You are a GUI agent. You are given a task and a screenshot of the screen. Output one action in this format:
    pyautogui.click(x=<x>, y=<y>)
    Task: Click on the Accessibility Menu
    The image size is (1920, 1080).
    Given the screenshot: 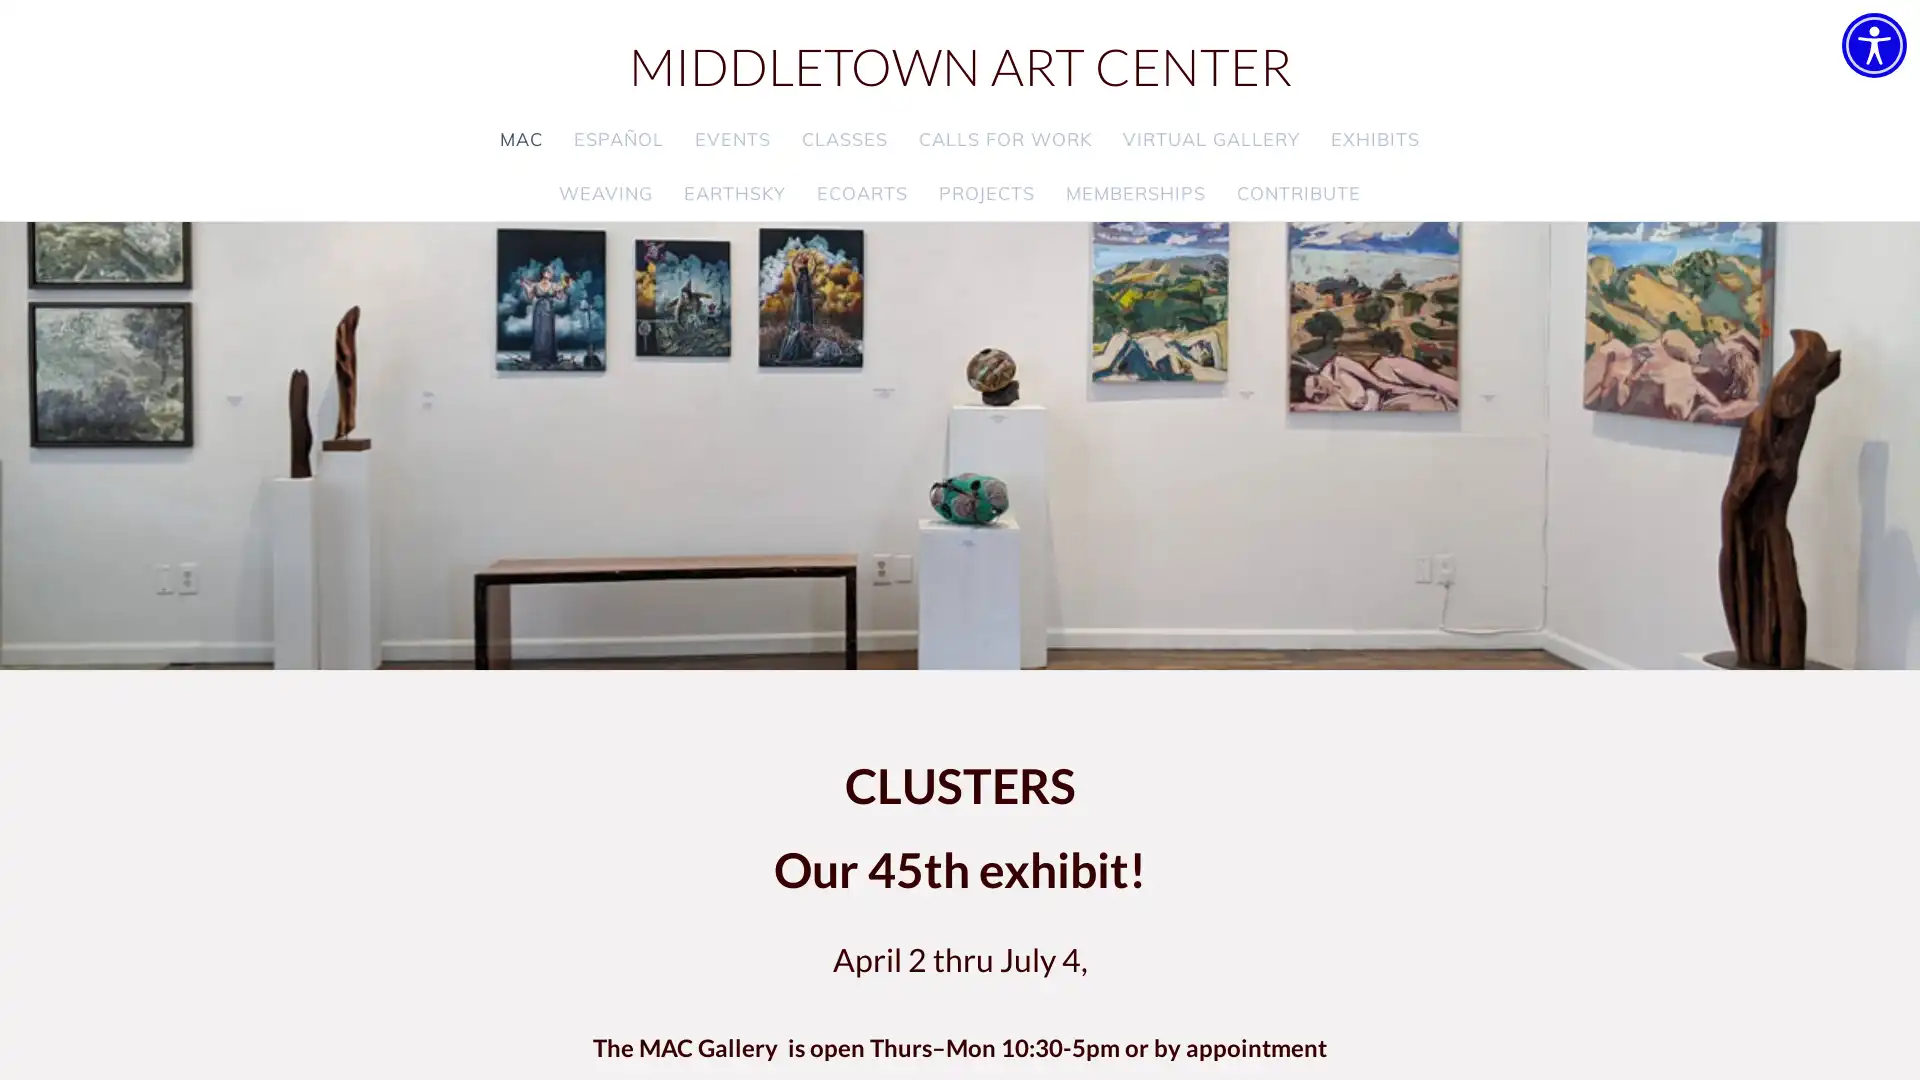 What is the action you would take?
    pyautogui.click(x=1873, y=45)
    